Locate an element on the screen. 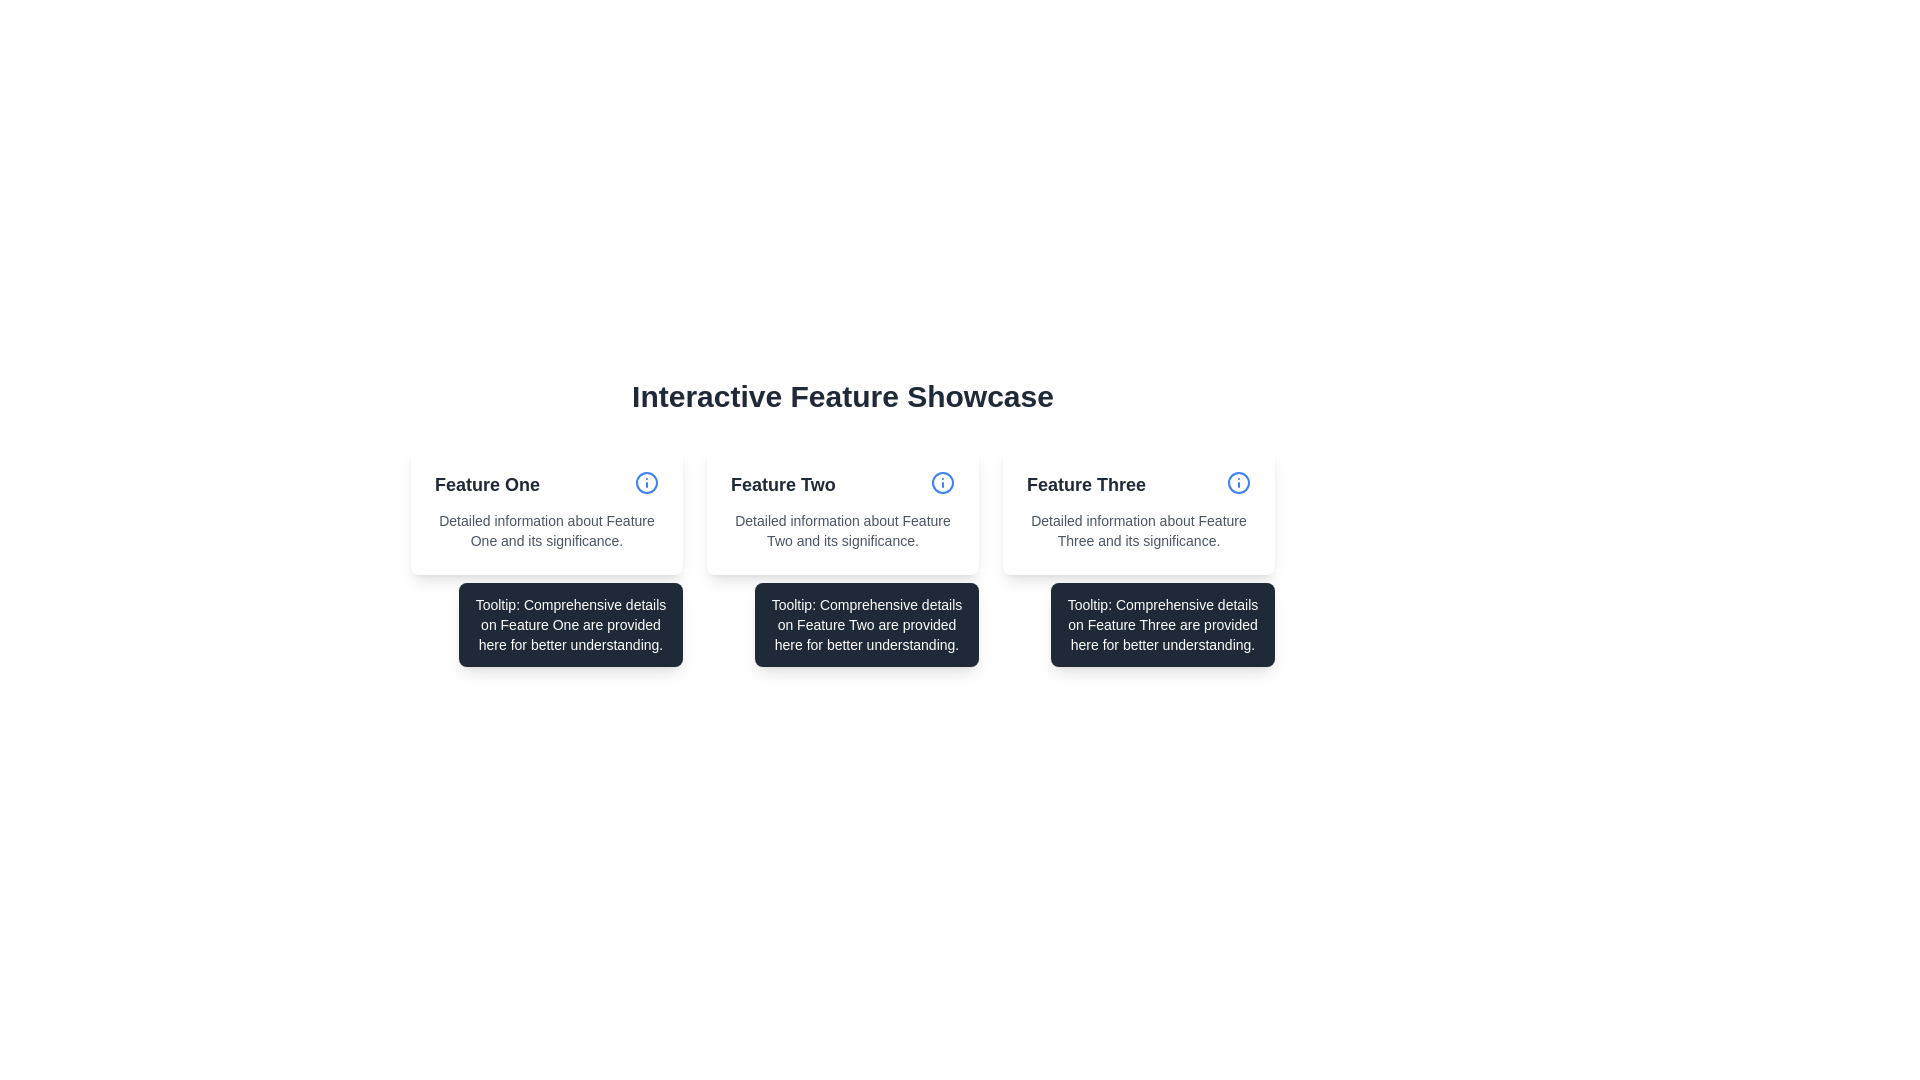 The width and height of the screenshot is (1920, 1080). the text element that reads 'Detailed information about Feature Two and its significance', which is located below the header 'Feature Two' in the center panel is located at coordinates (843, 530).